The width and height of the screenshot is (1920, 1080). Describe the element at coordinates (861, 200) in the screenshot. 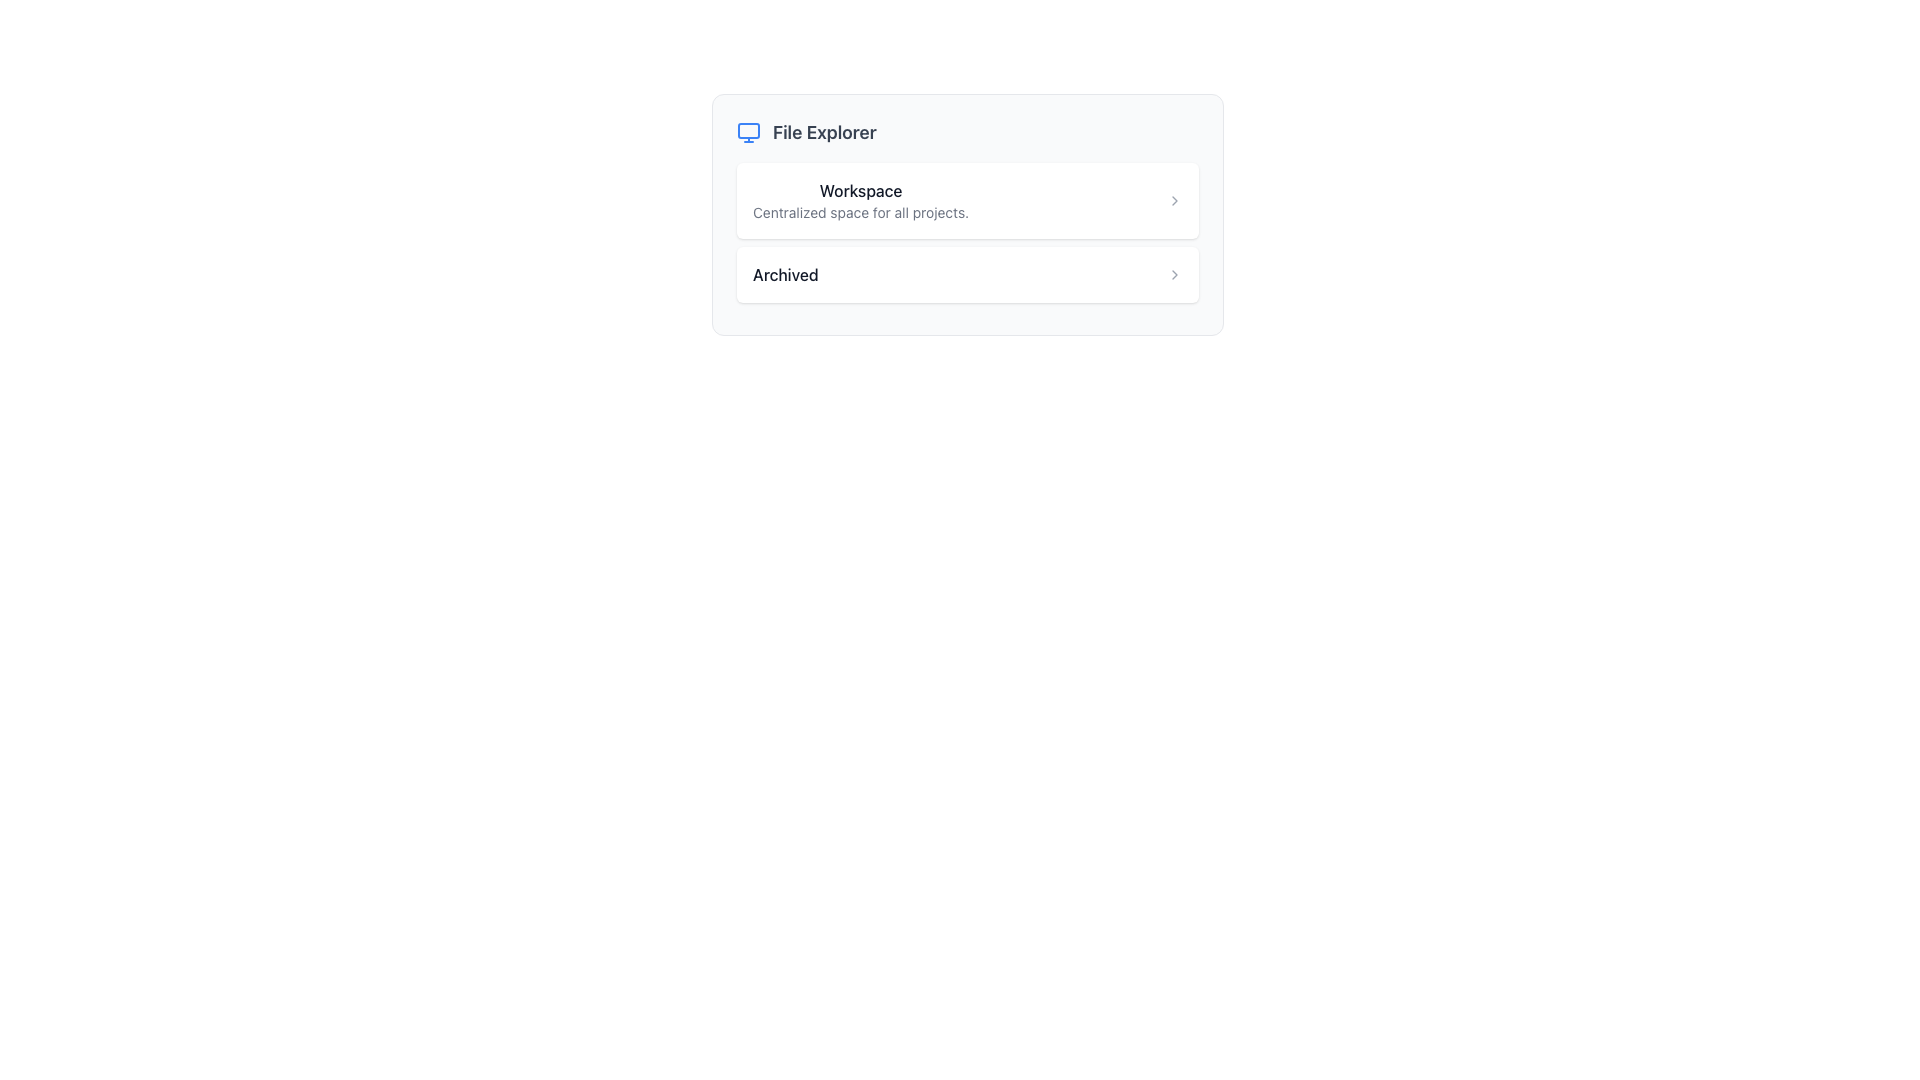

I see `the text block labeled 'Workspace'` at that location.